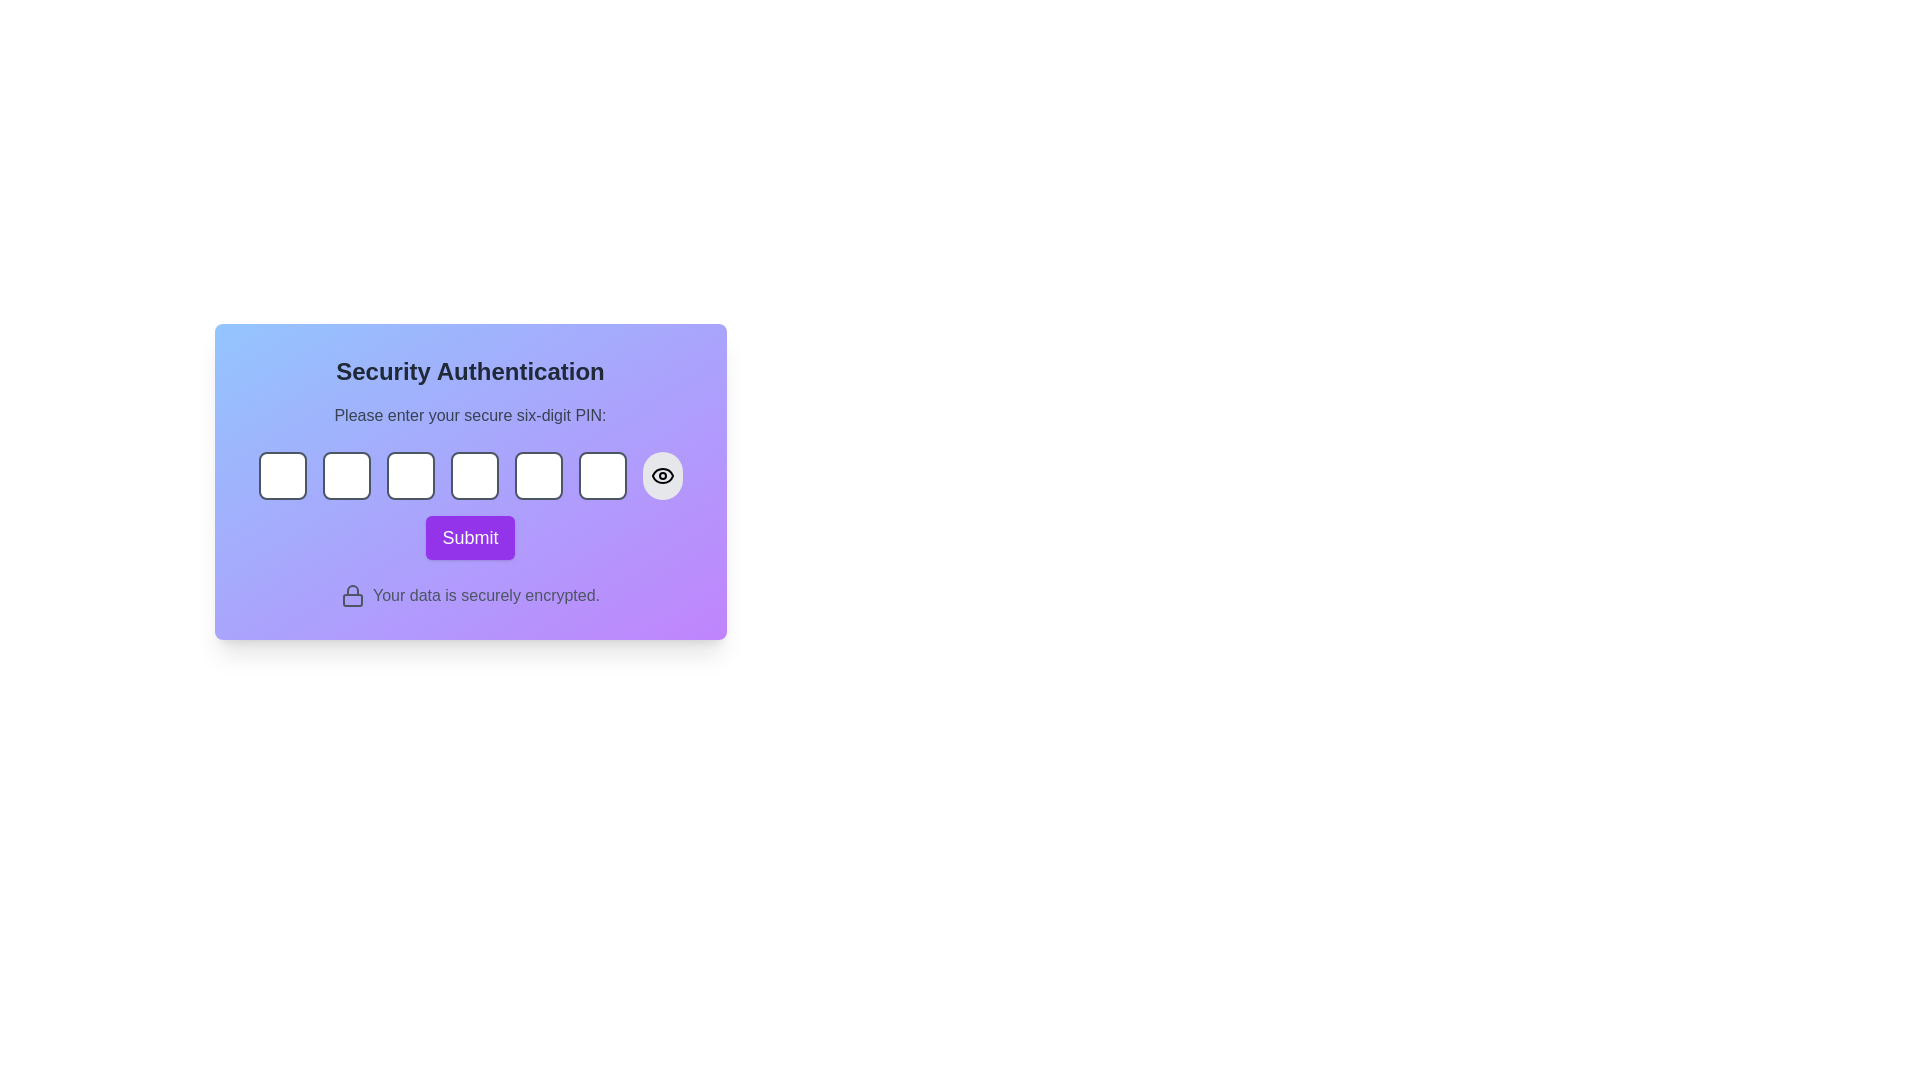  I want to click on the Decorative SVG component that visually represents part of a lock symbol, located at the bottom left of the form under the 'Submit' button, so click(352, 599).